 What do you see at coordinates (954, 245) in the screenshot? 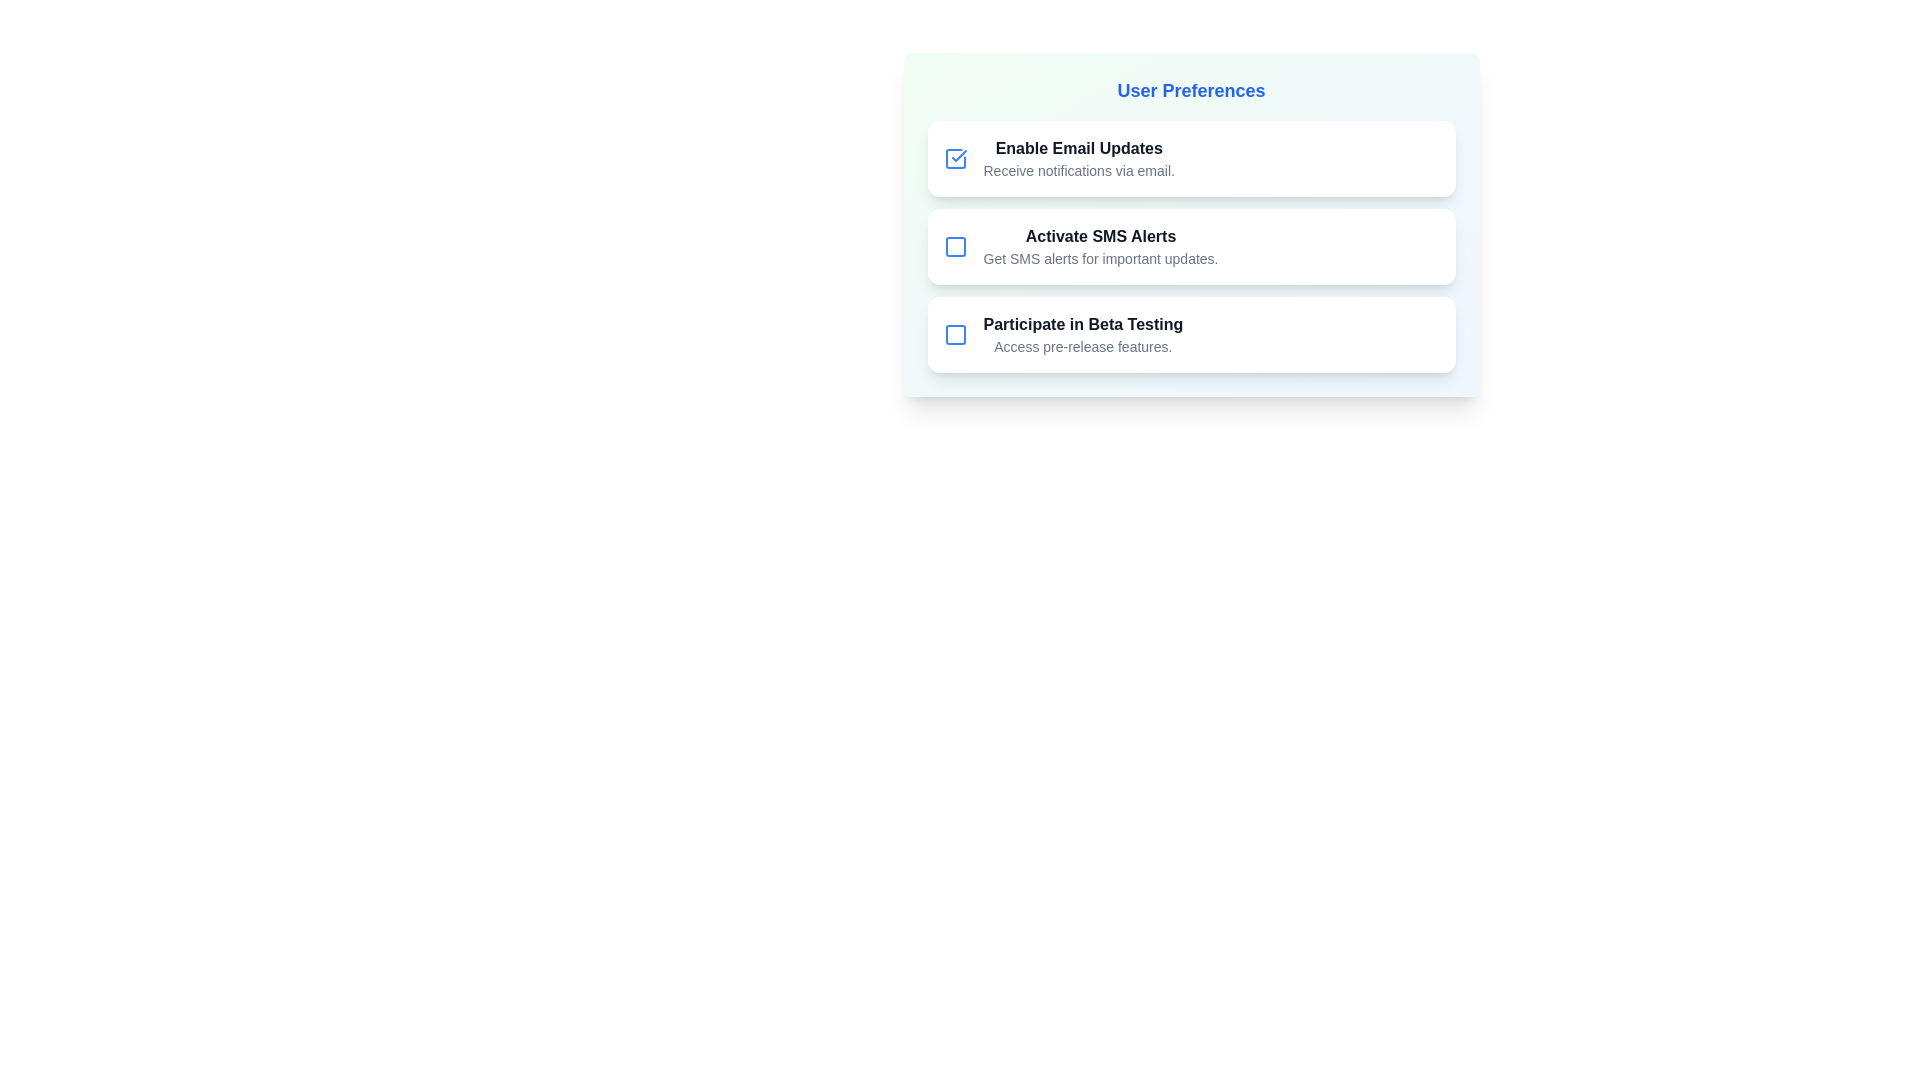
I see `the minimalistic blue outlined square-shaped icon located to the left of the 'Activate SMS Alerts' text in the second card of the vertical list` at bounding box center [954, 245].